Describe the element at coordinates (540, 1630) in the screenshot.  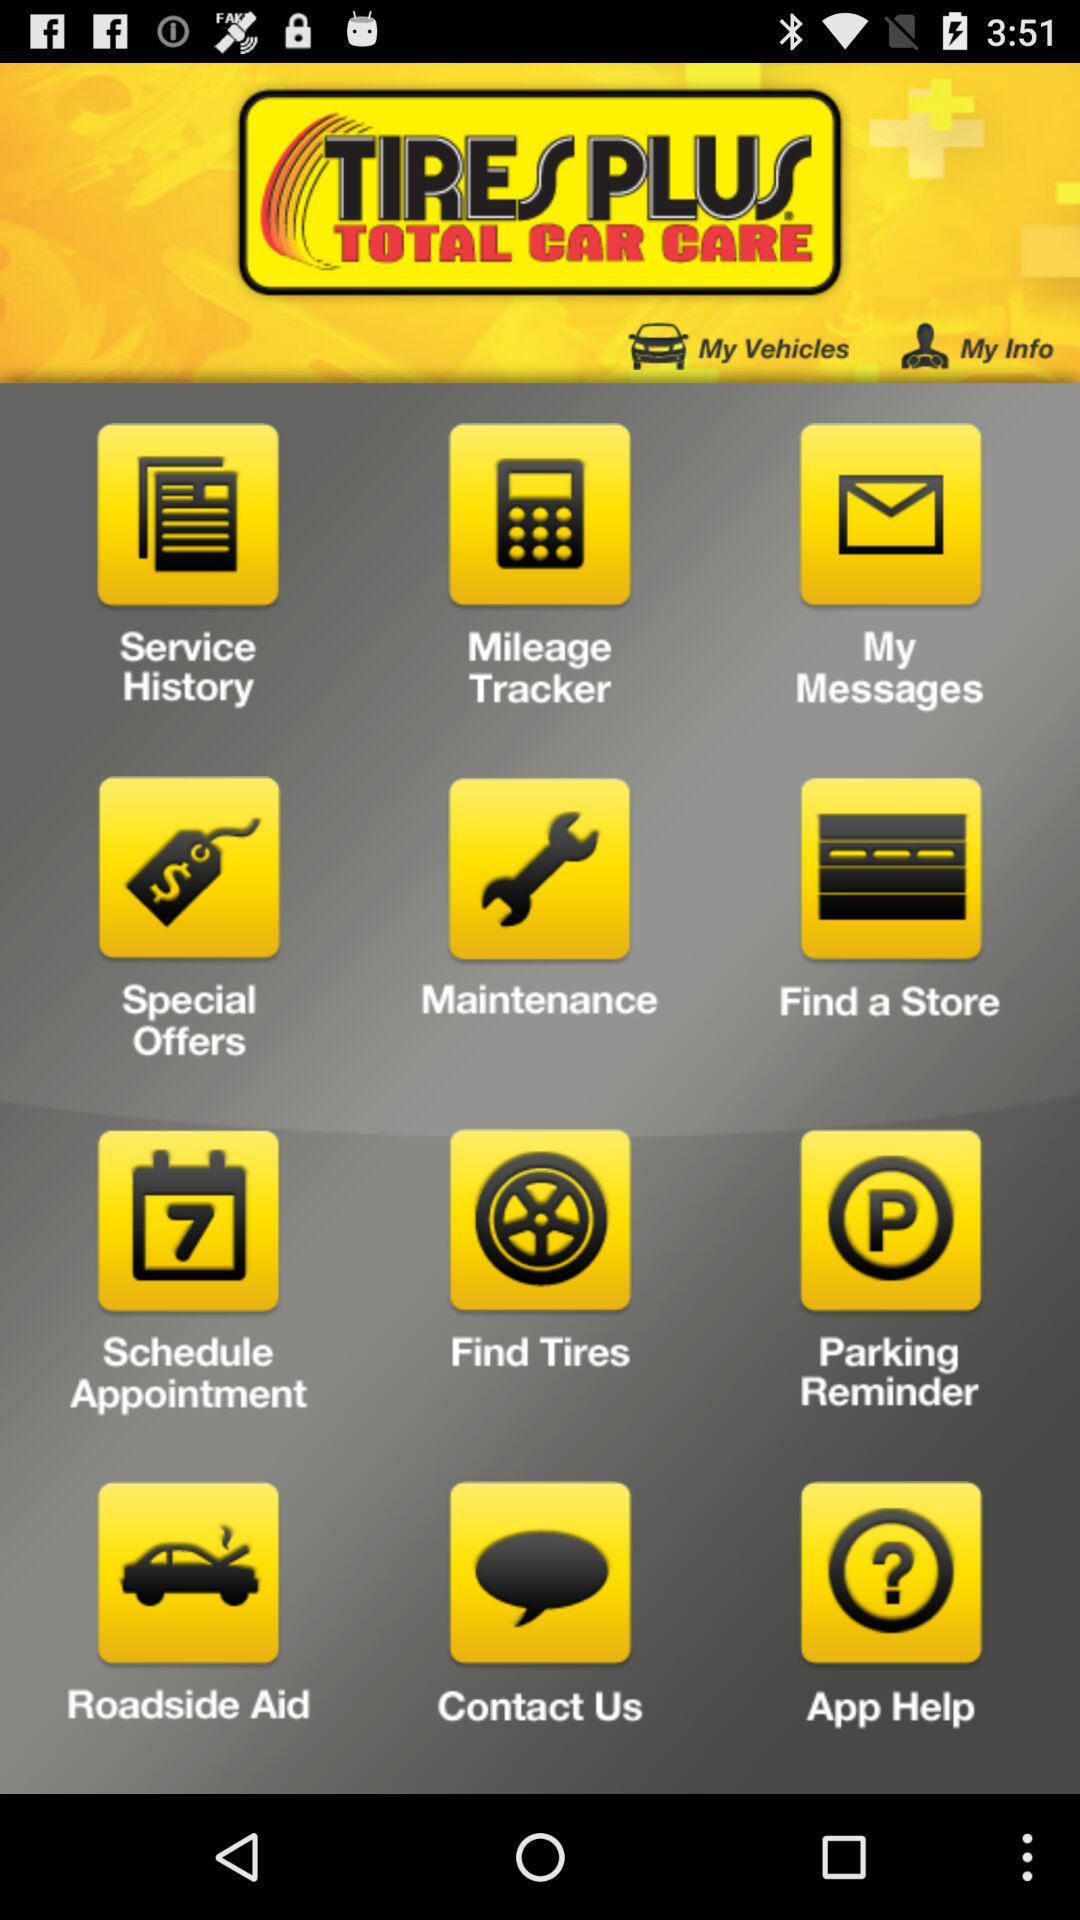
I see `the item at the bottom` at that location.